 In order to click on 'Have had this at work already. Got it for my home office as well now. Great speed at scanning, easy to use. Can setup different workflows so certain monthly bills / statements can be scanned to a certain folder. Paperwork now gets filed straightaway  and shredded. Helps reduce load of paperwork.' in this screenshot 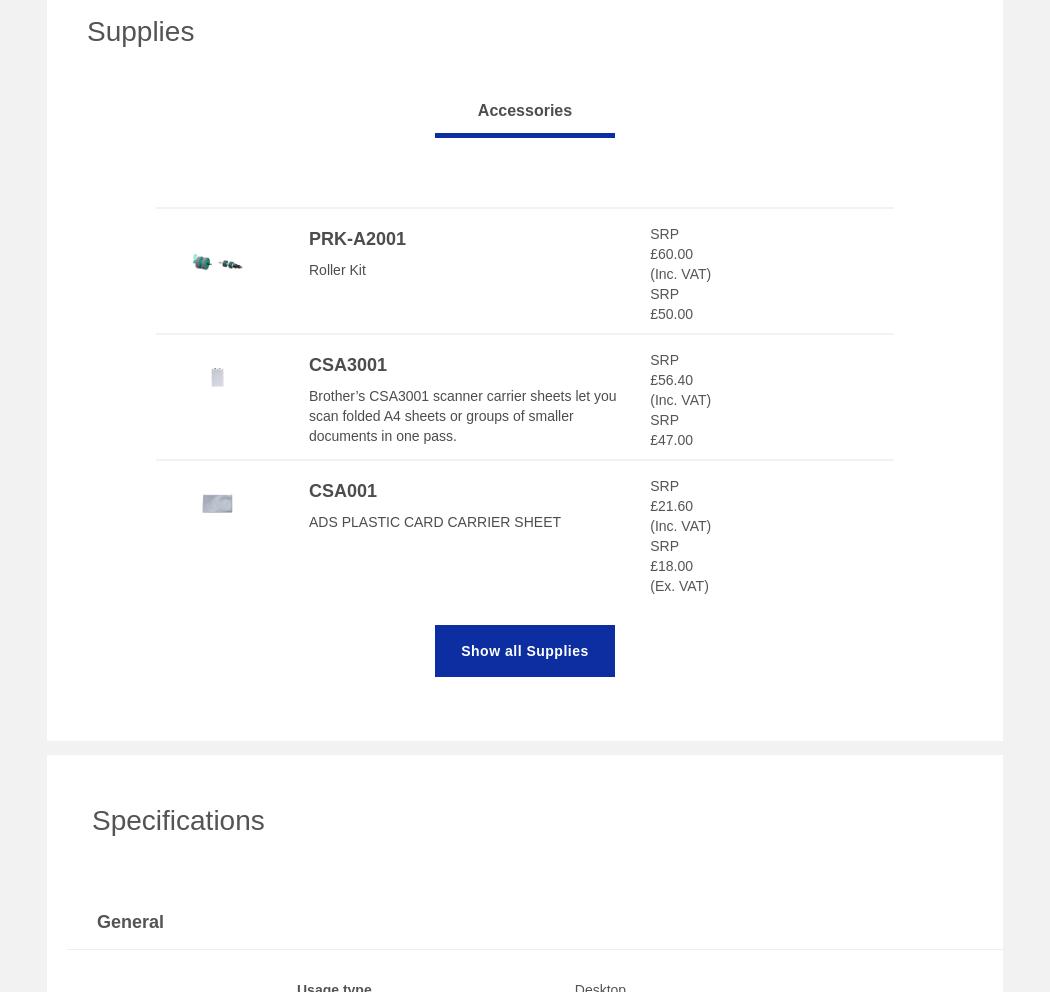, I will do `click(534, 259)`.